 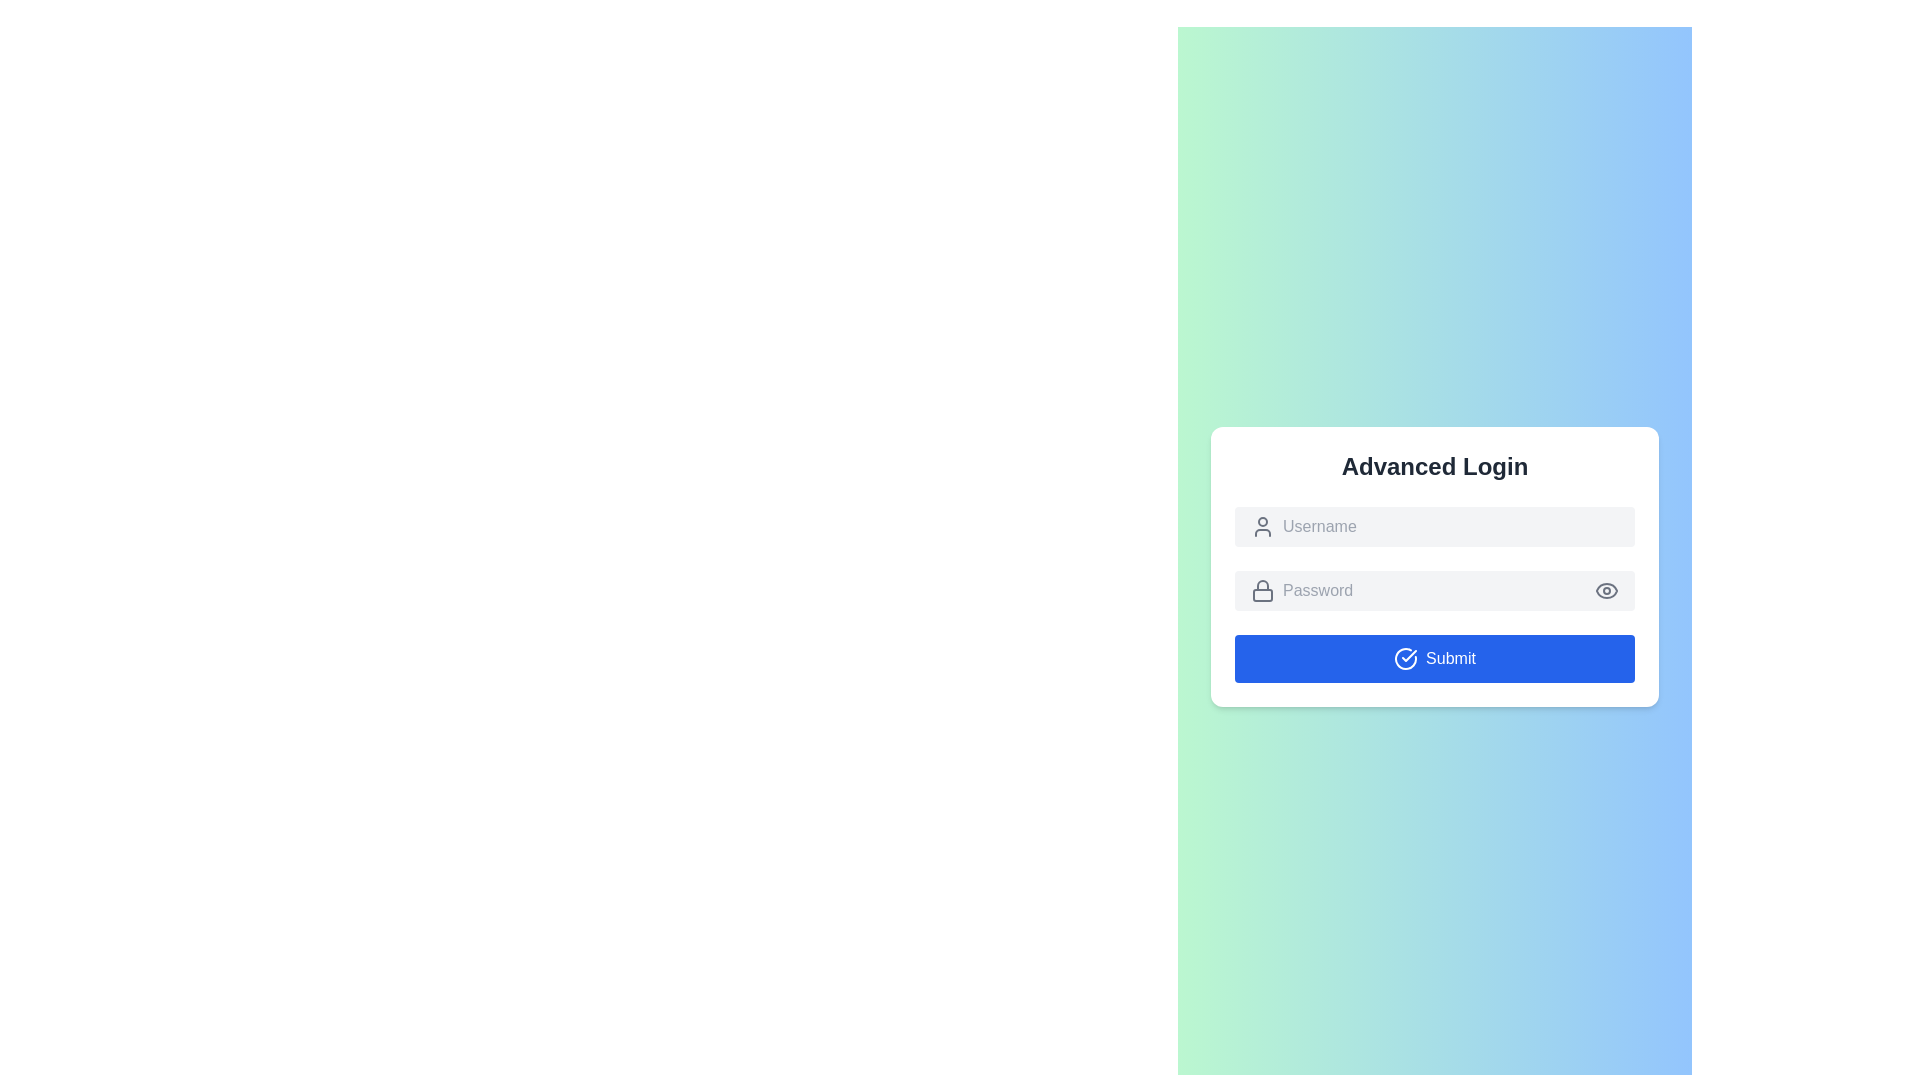 I want to click on the password input field located, so click(x=1434, y=589).